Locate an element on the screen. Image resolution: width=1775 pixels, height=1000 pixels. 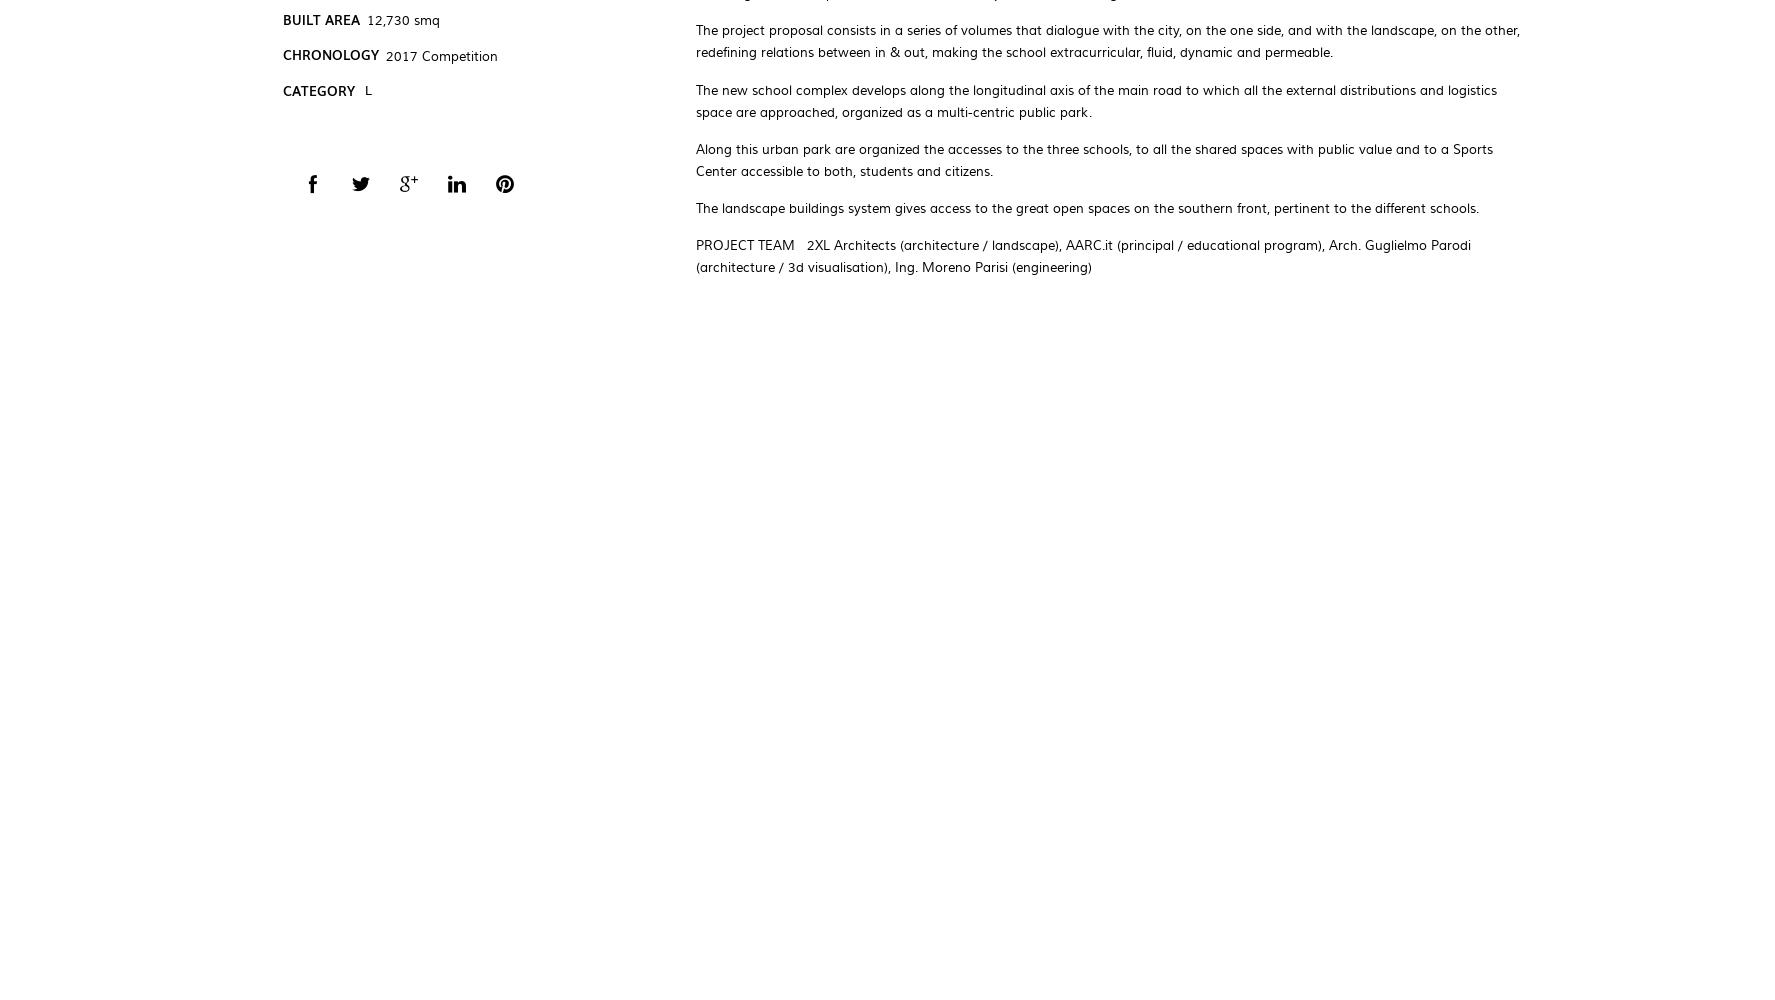
'2017 Competition' is located at coordinates (441, 56).